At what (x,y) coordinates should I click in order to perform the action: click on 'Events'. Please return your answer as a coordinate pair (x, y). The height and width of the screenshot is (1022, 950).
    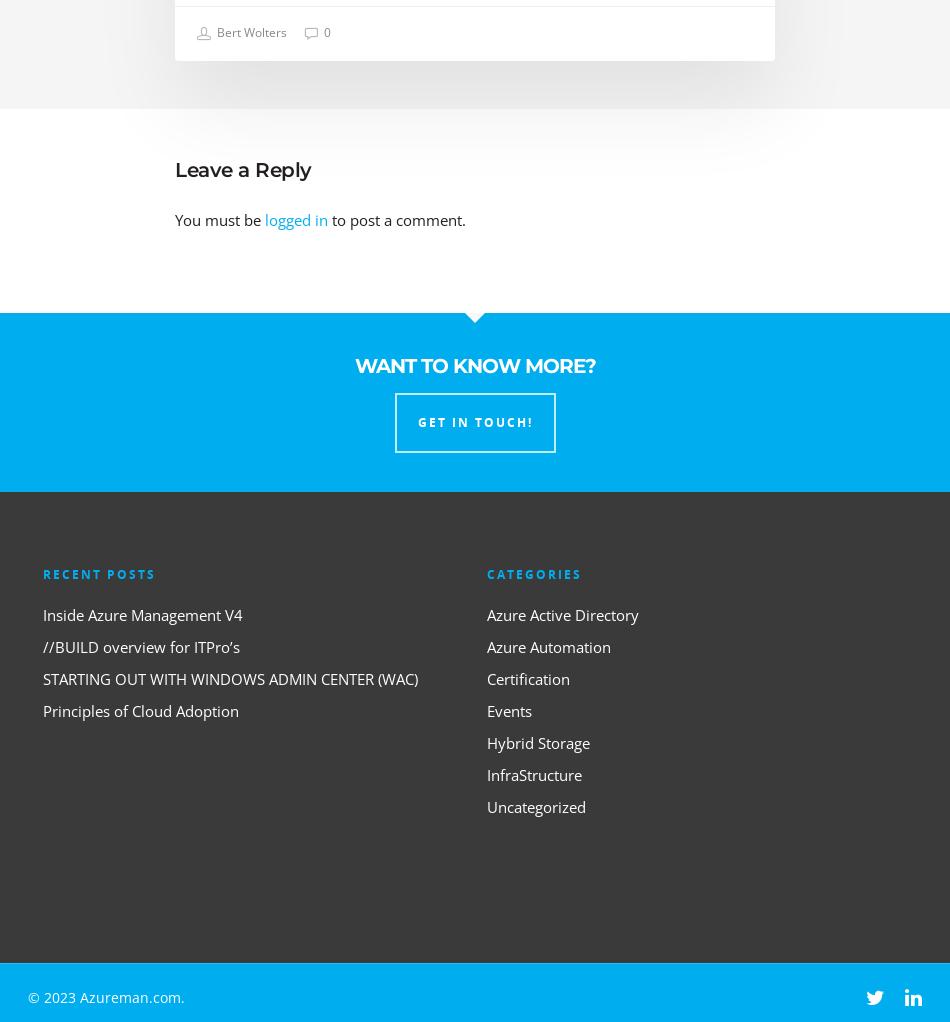
    Looking at the image, I should click on (509, 709).